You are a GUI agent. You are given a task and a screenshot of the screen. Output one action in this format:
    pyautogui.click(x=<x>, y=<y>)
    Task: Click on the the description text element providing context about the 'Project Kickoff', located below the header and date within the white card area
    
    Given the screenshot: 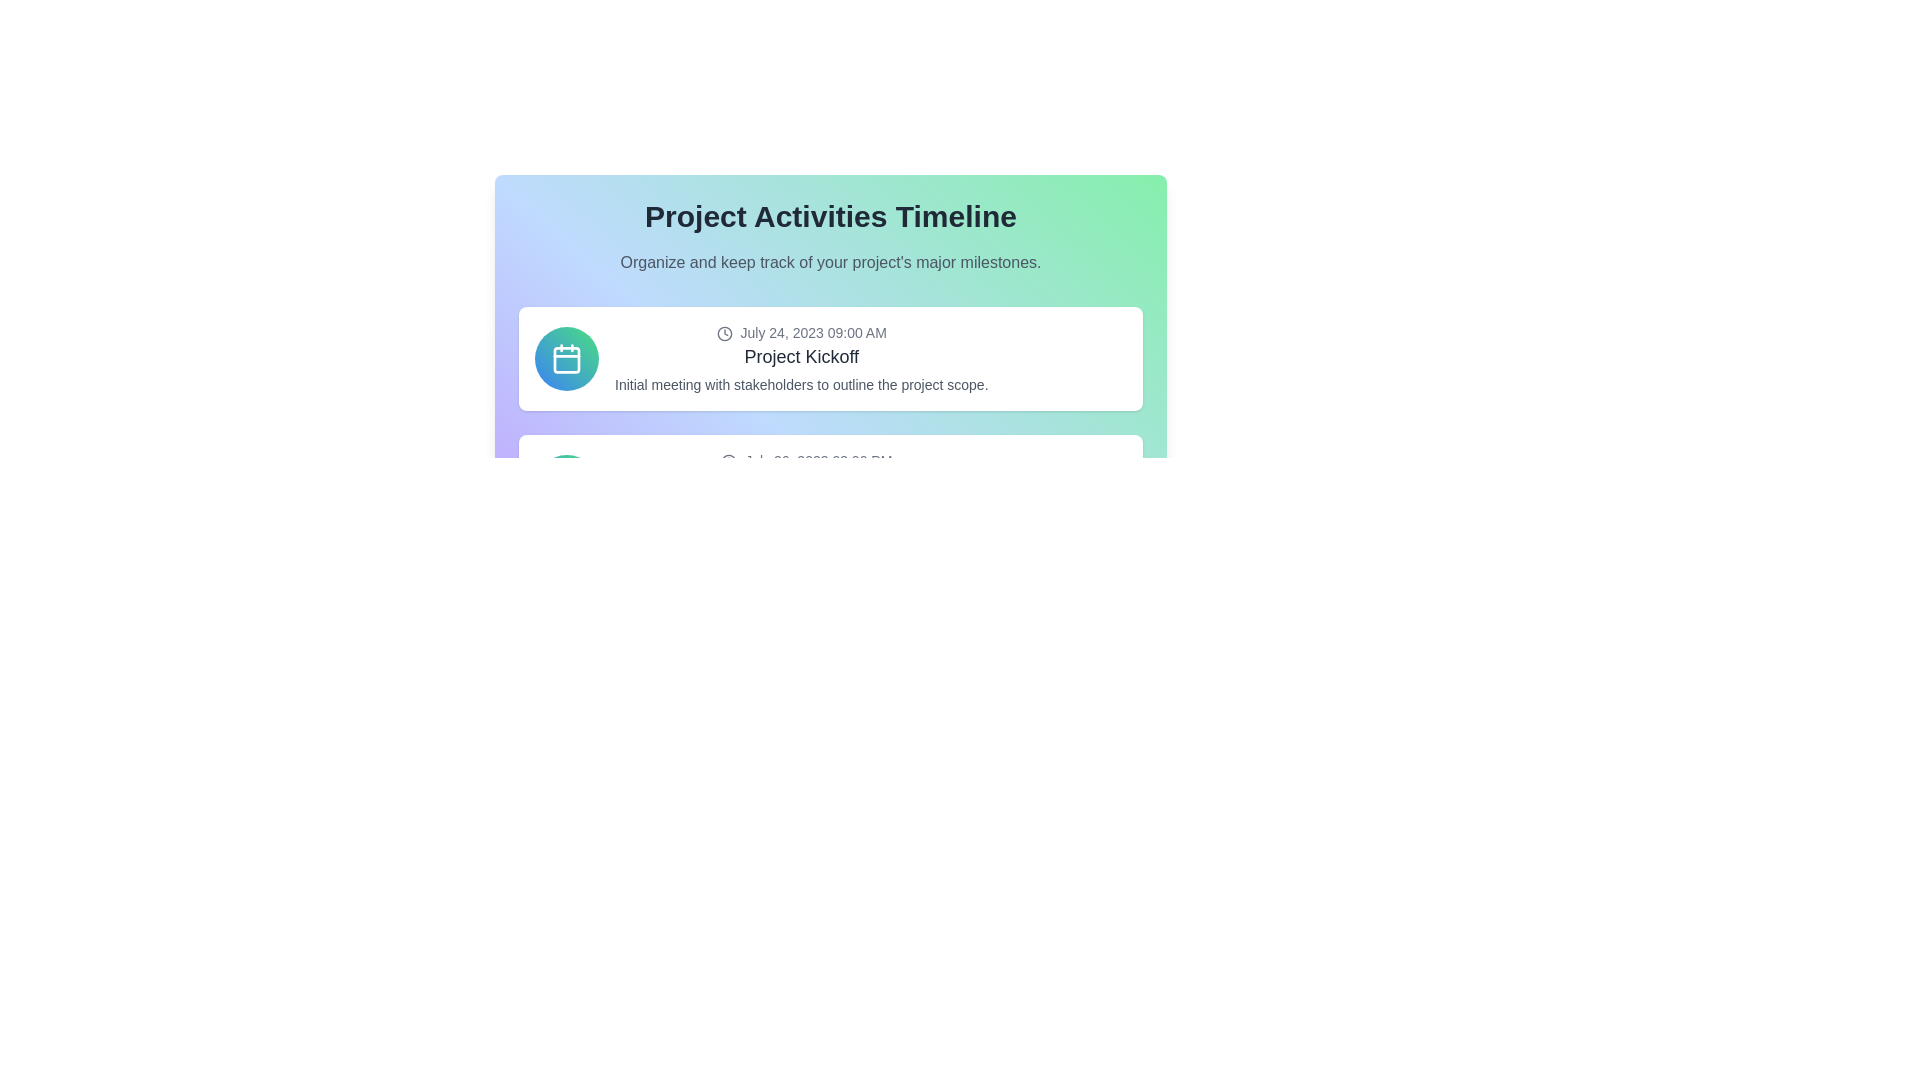 What is the action you would take?
    pyautogui.click(x=801, y=385)
    